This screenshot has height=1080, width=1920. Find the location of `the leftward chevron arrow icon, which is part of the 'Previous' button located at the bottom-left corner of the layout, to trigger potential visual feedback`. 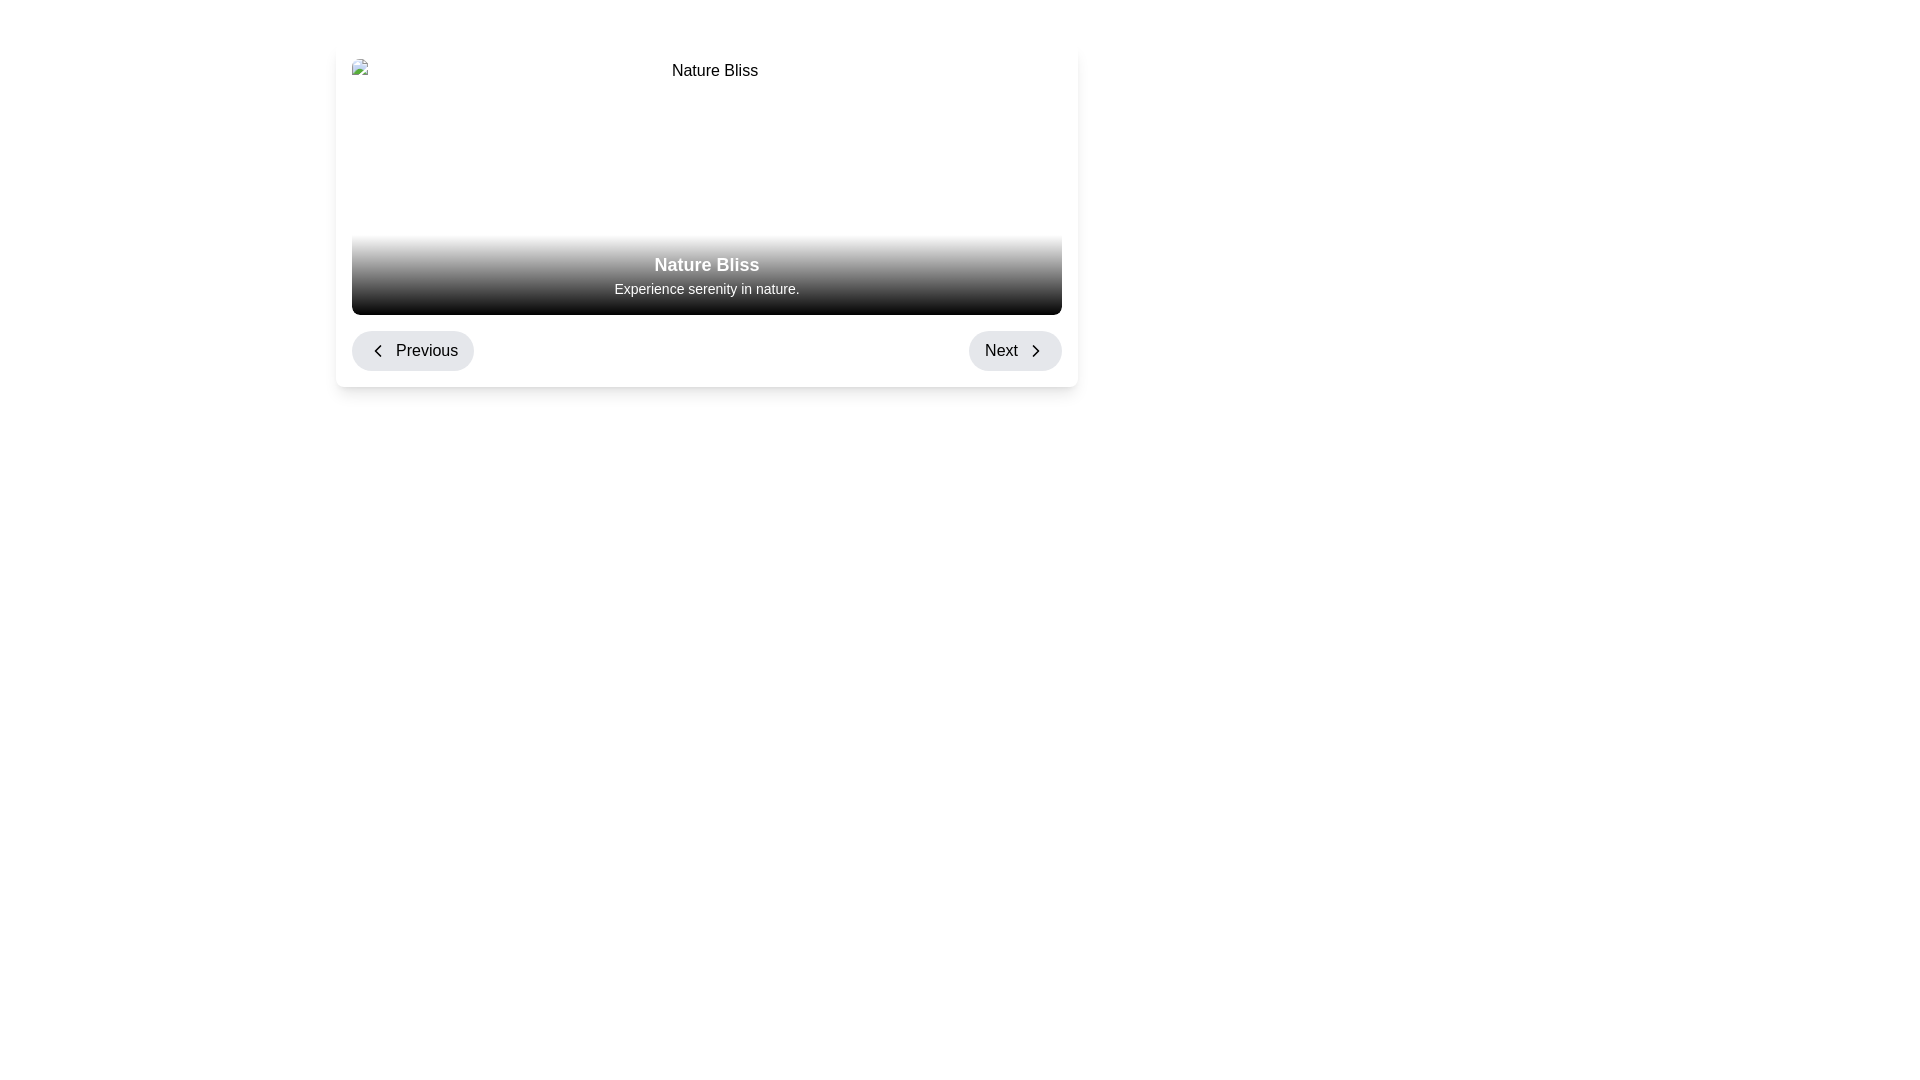

the leftward chevron arrow icon, which is part of the 'Previous' button located at the bottom-left corner of the layout, to trigger potential visual feedback is located at coordinates (378, 350).